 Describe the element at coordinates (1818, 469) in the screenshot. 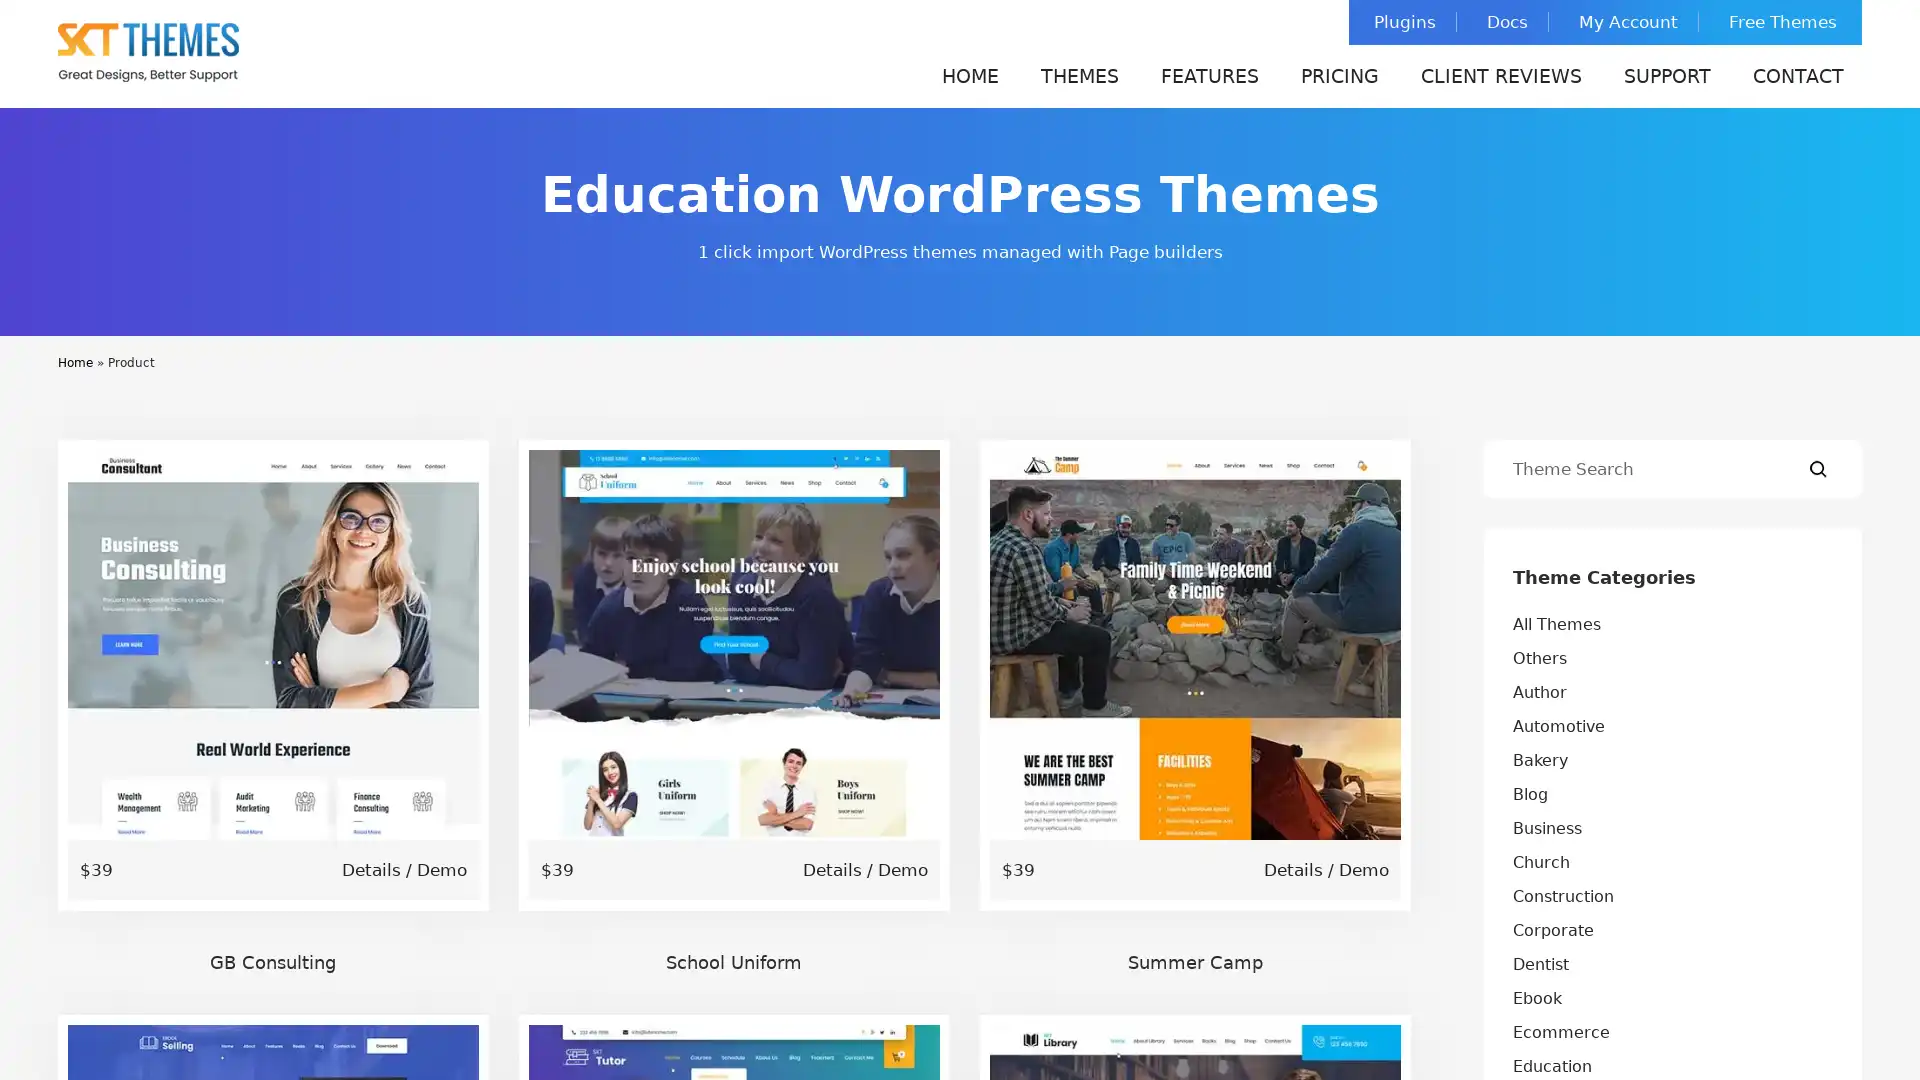

I see `Search` at that location.